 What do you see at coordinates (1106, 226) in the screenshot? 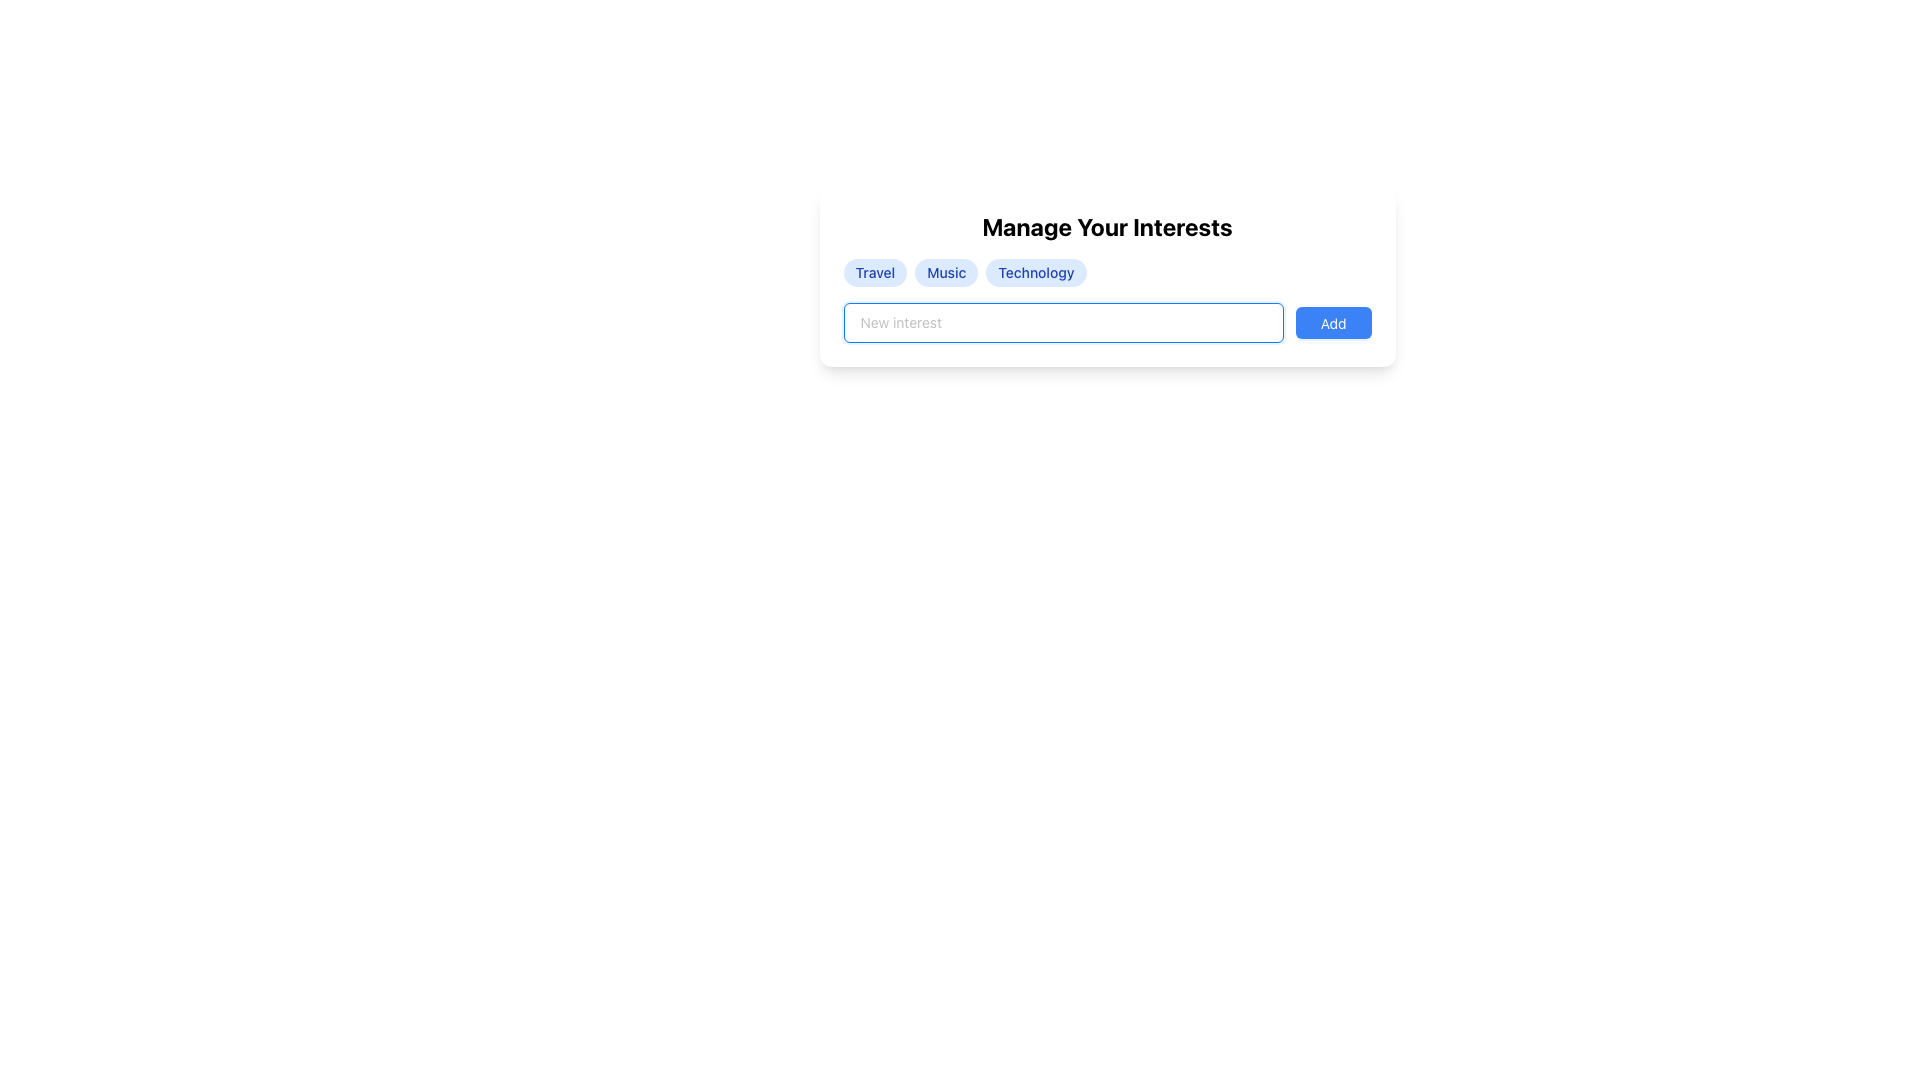
I see `the text header displaying 'Manage Your Interests' which is positioned at the top of the card interface` at bounding box center [1106, 226].